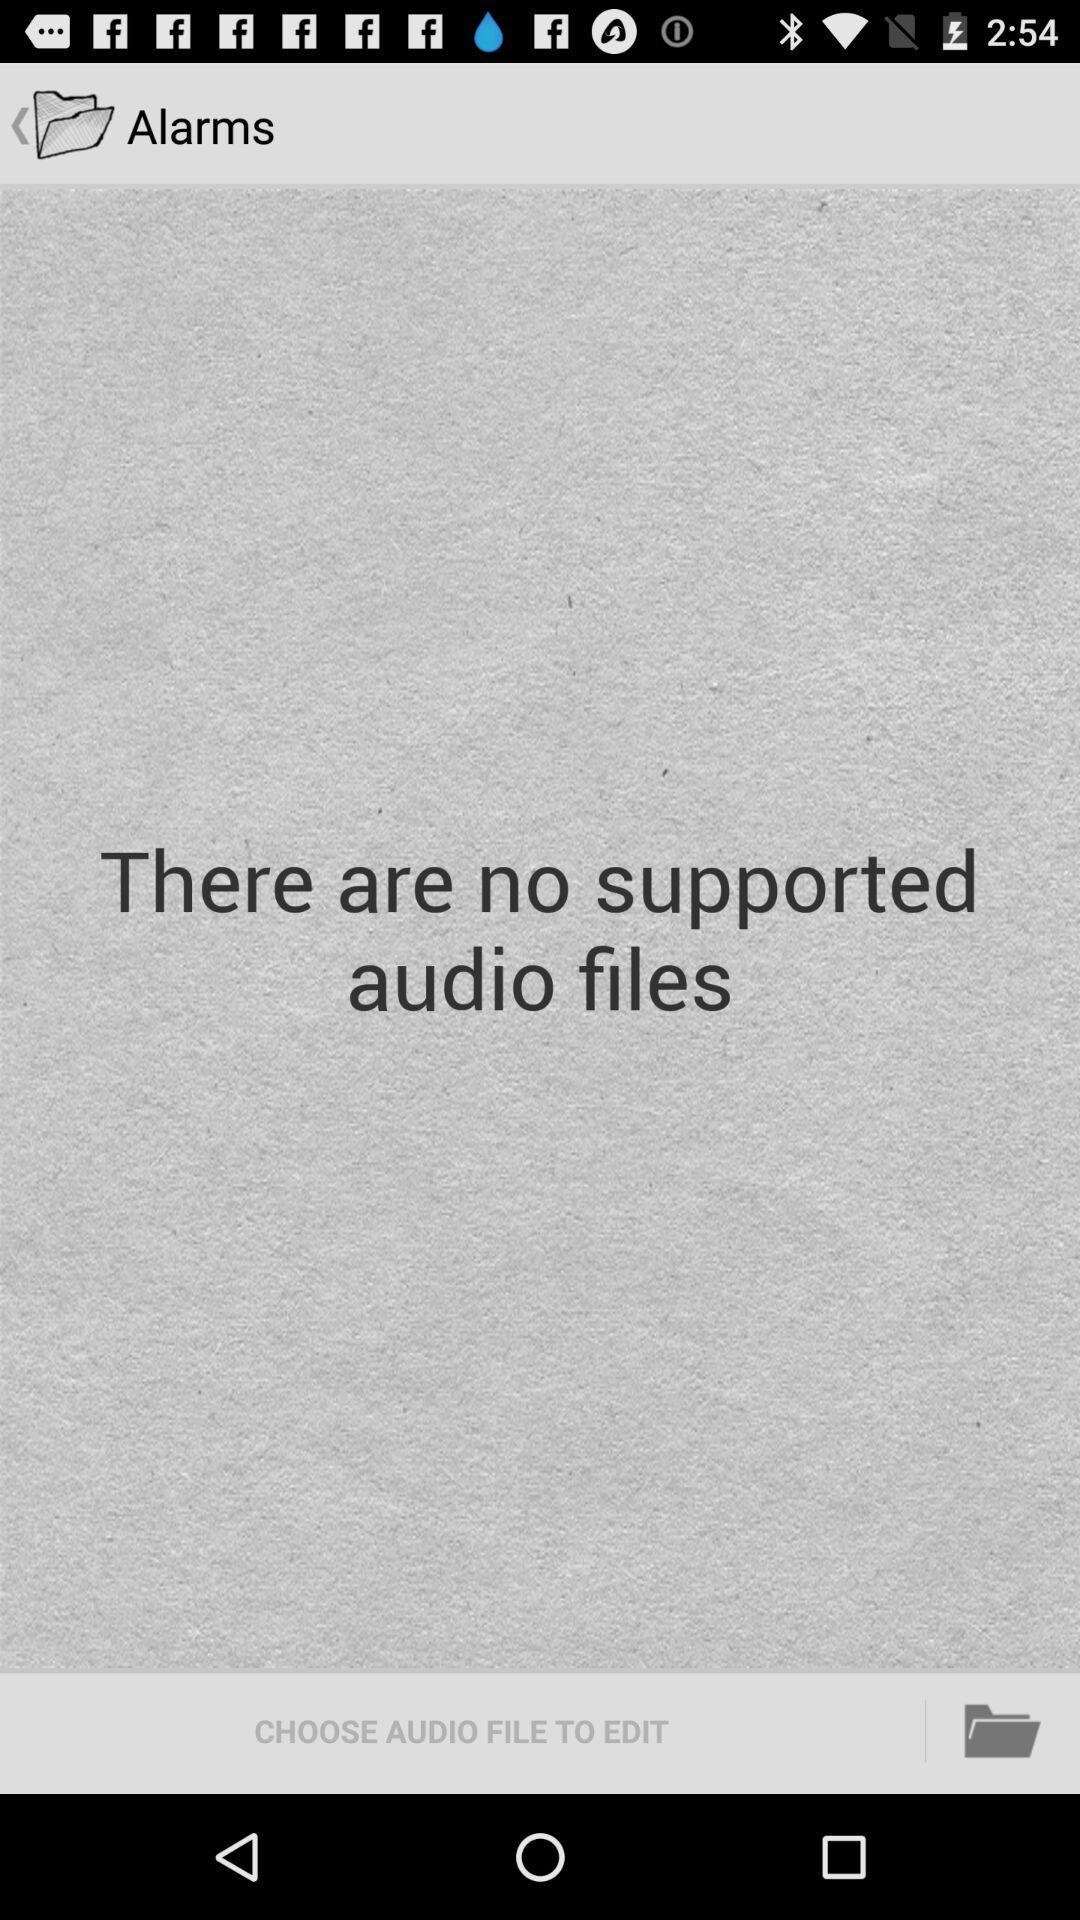 This screenshot has width=1080, height=1920. Describe the element at coordinates (1003, 1730) in the screenshot. I see `the item at the bottom right corner` at that location.